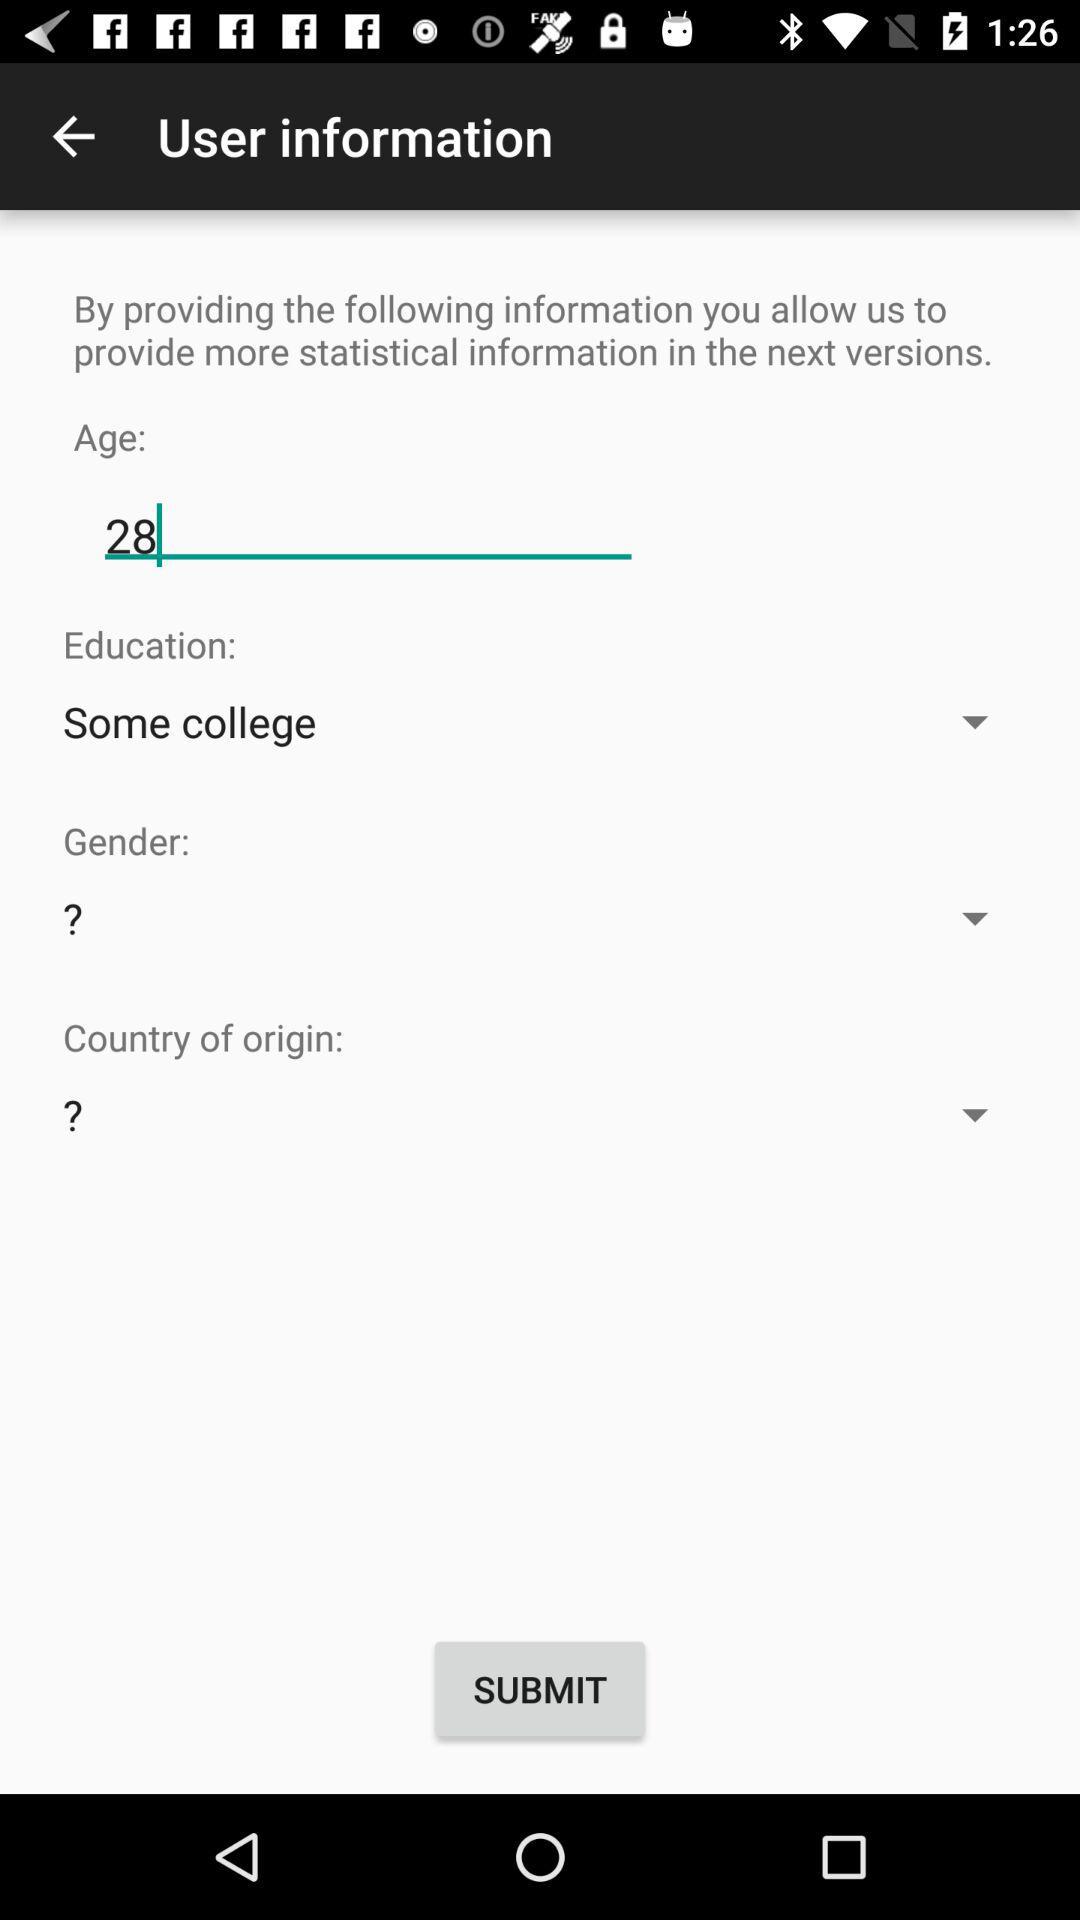 The height and width of the screenshot is (1920, 1080). What do you see at coordinates (540, 720) in the screenshot?
I see `the text field below education` at bounding box center [540, 720].